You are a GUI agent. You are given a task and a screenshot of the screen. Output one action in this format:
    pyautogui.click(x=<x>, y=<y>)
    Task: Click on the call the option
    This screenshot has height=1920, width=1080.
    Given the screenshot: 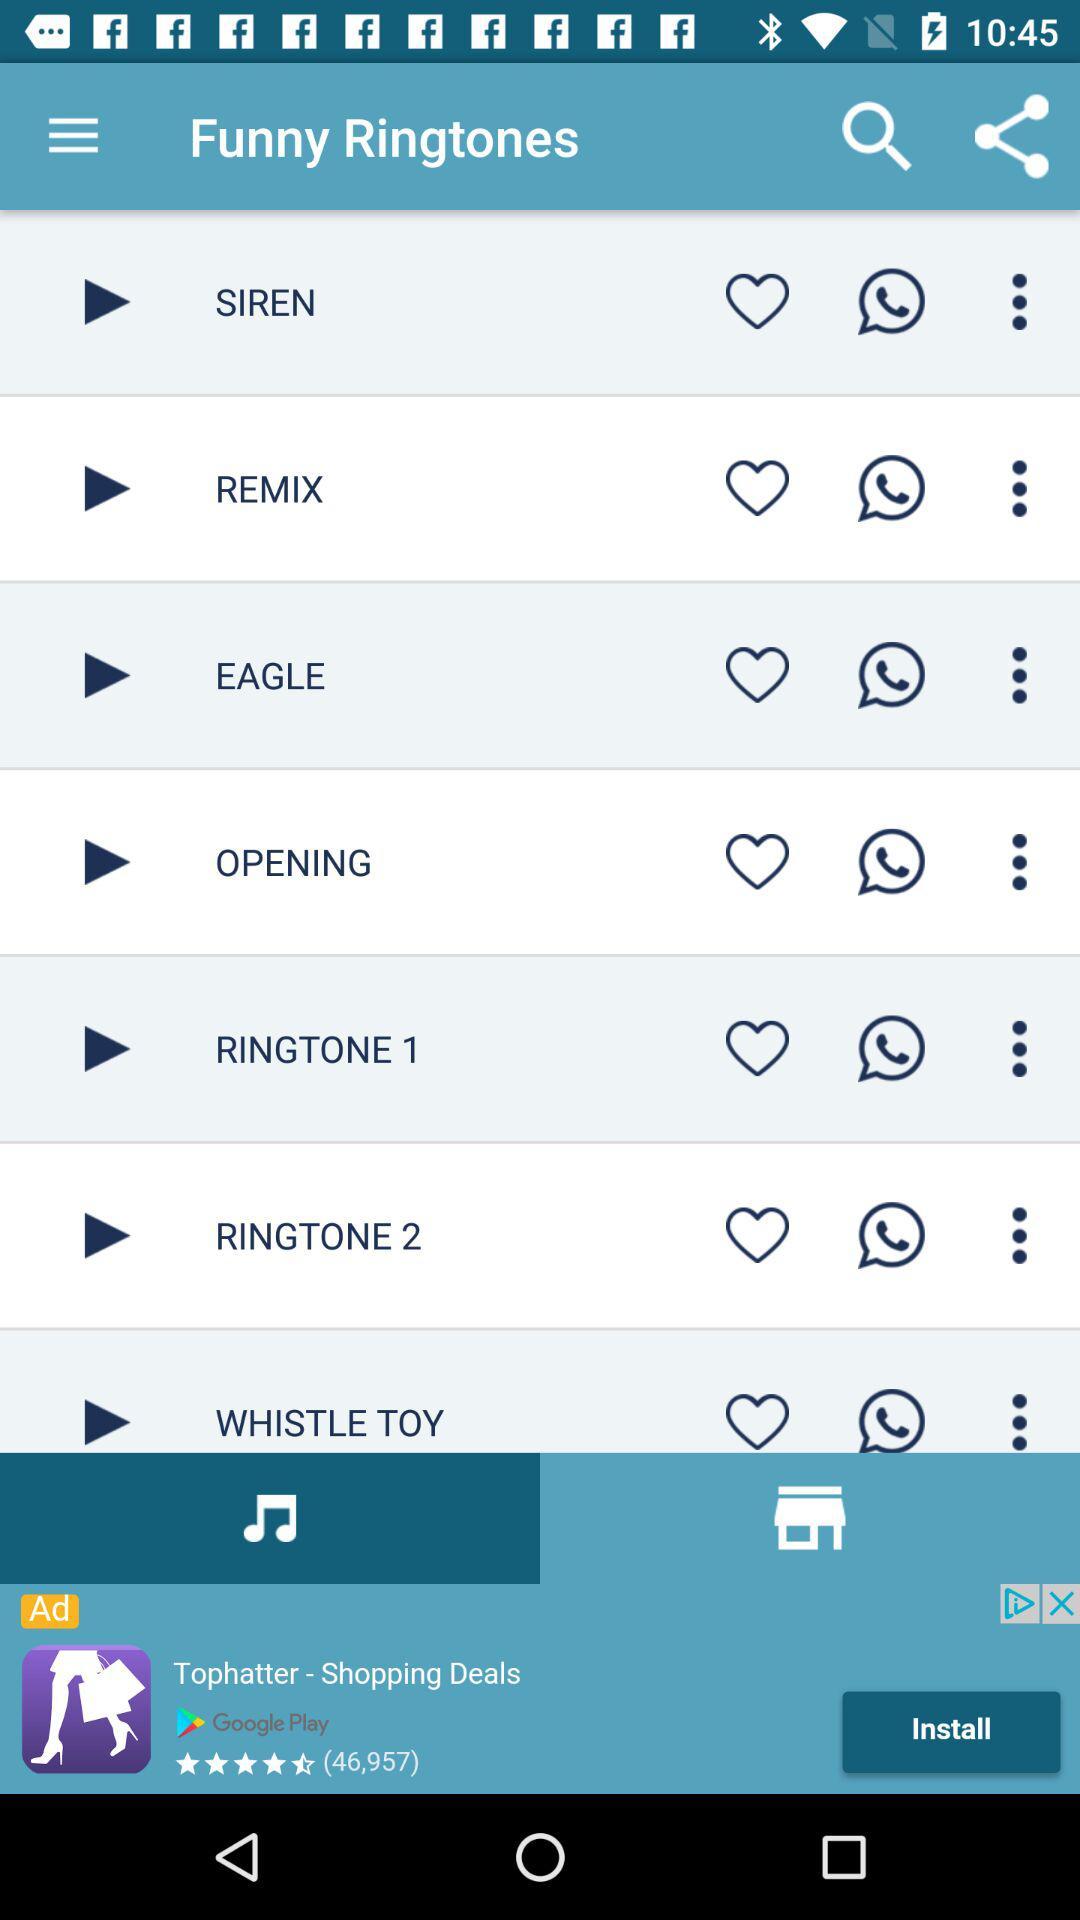 What is the action you would take?
    pyautogui.click(x=890, y=1234)
    